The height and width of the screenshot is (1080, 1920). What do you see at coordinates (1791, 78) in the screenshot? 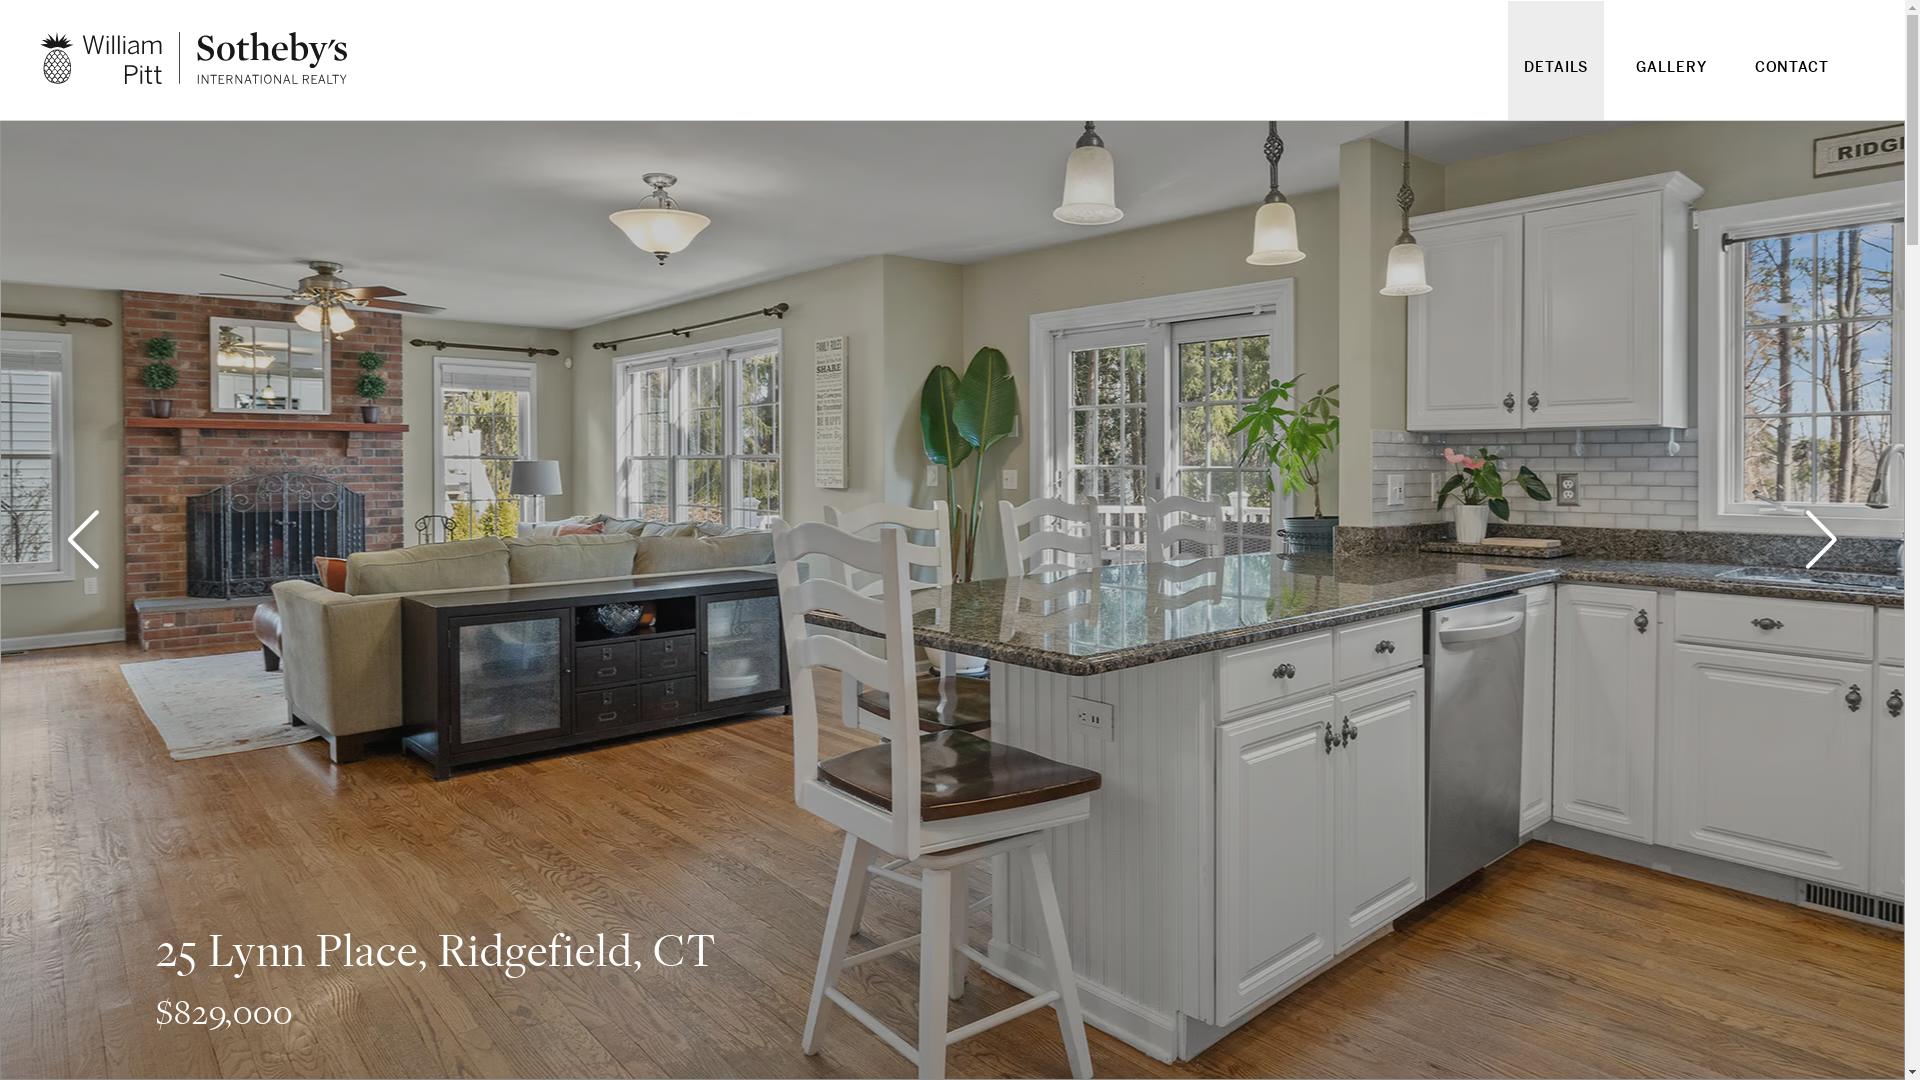
I see `'CONTACT'` at bounding box center [1791, 78].